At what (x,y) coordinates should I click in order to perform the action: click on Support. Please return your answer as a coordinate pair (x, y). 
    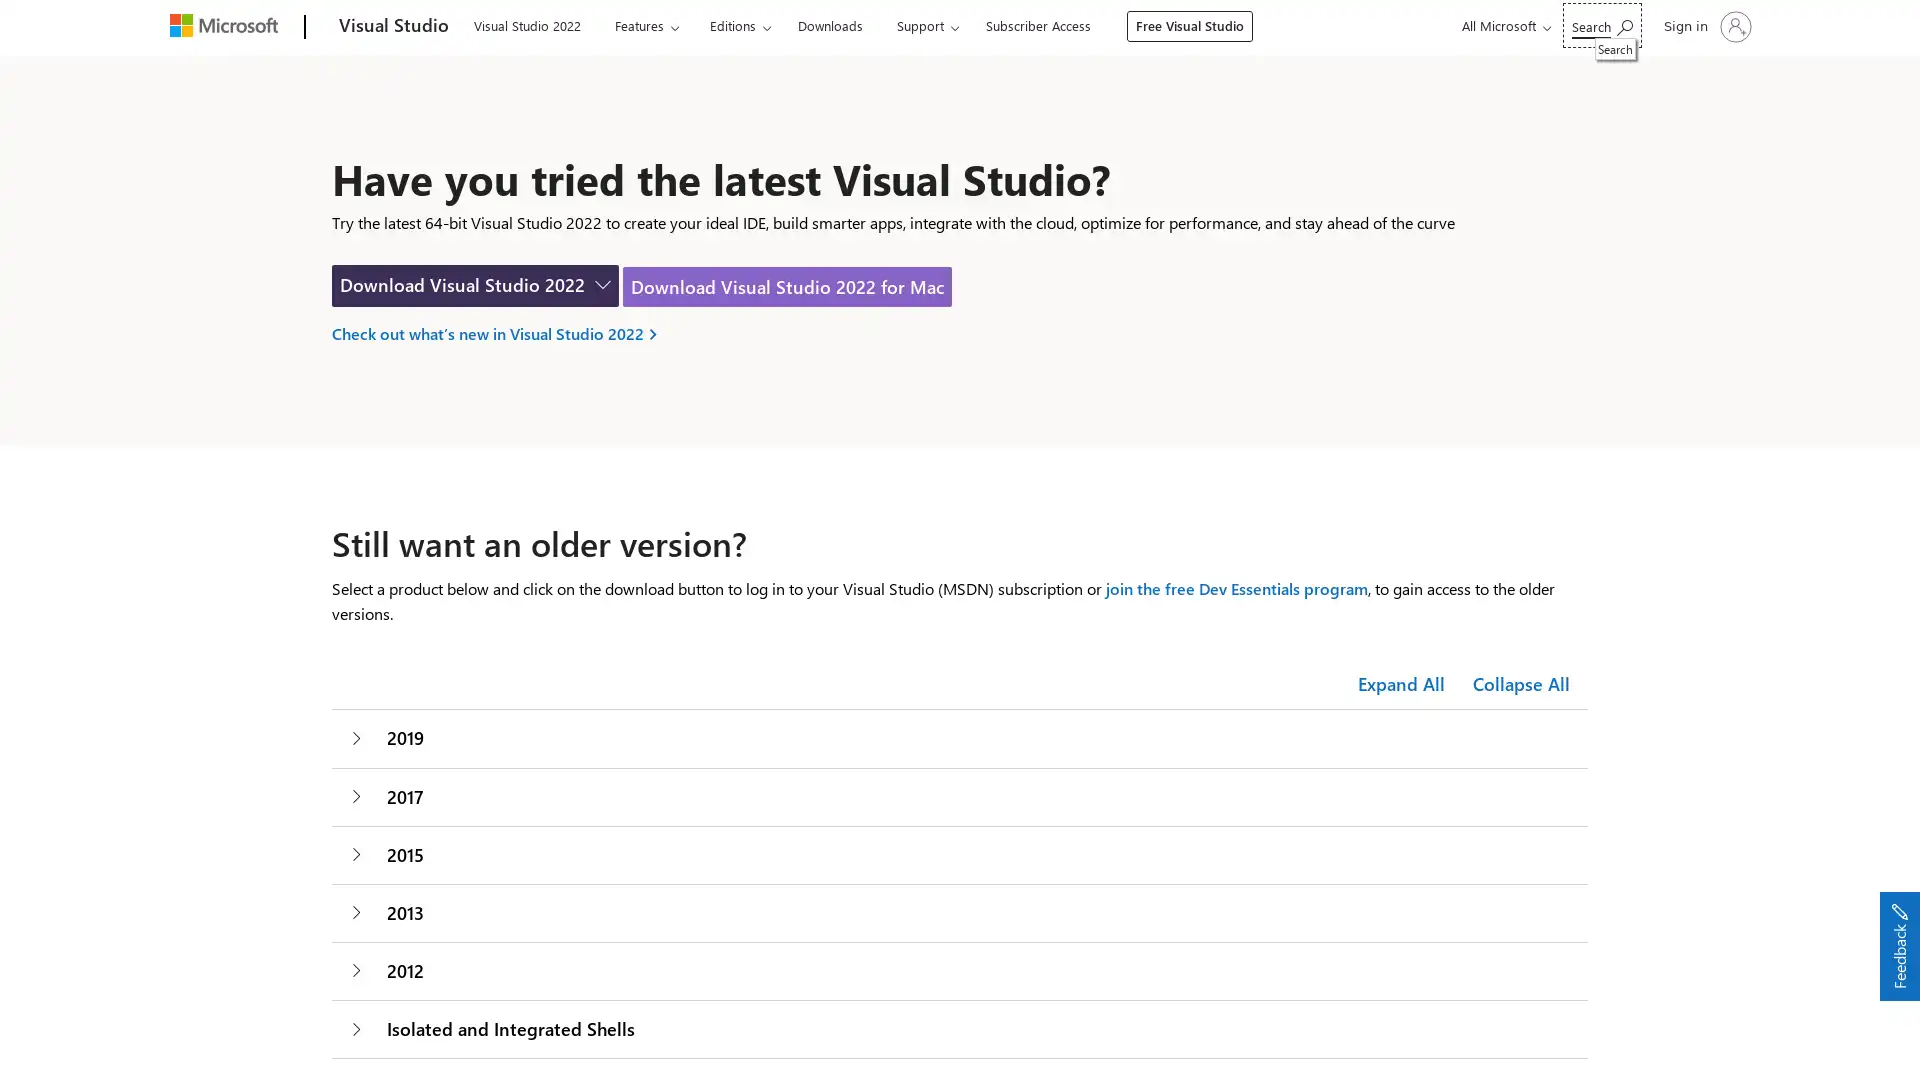
    Looking at the image, I should click on (926, 26).